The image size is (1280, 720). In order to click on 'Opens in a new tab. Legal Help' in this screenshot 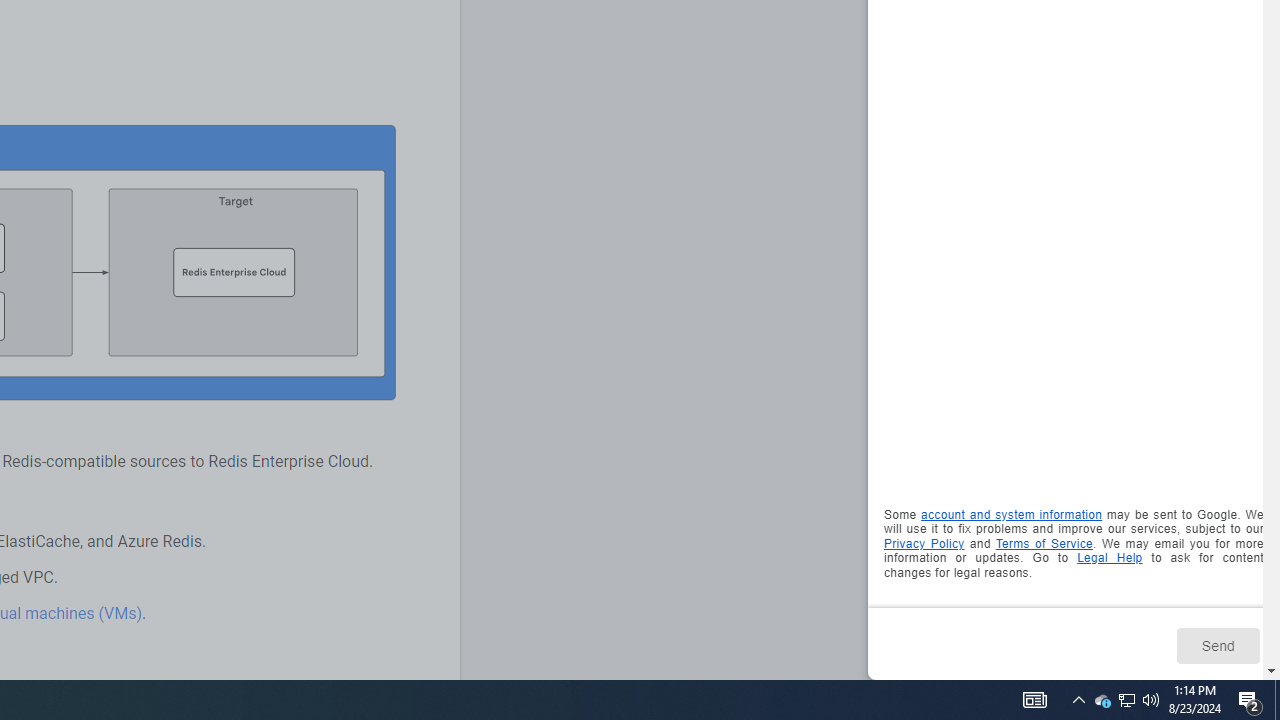, I will do `click(1108, 558)`.